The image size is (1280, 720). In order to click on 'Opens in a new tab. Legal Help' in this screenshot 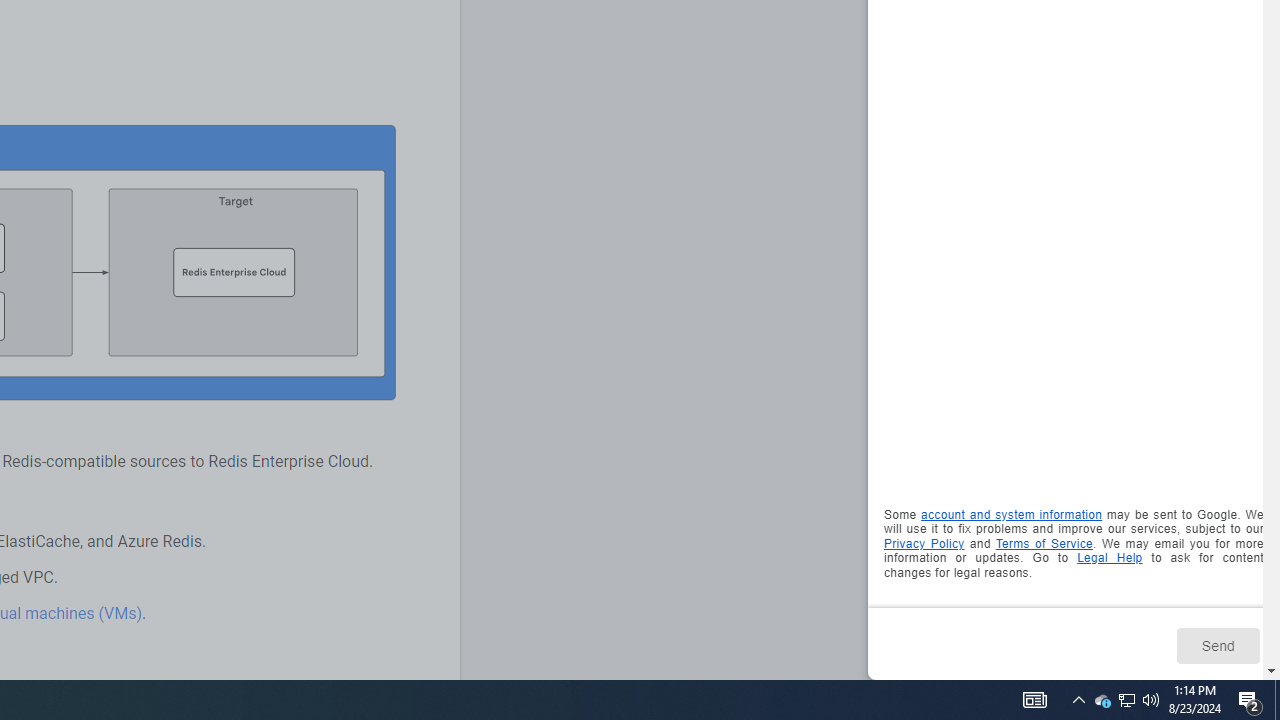, I will do `click(1108, 558)`.